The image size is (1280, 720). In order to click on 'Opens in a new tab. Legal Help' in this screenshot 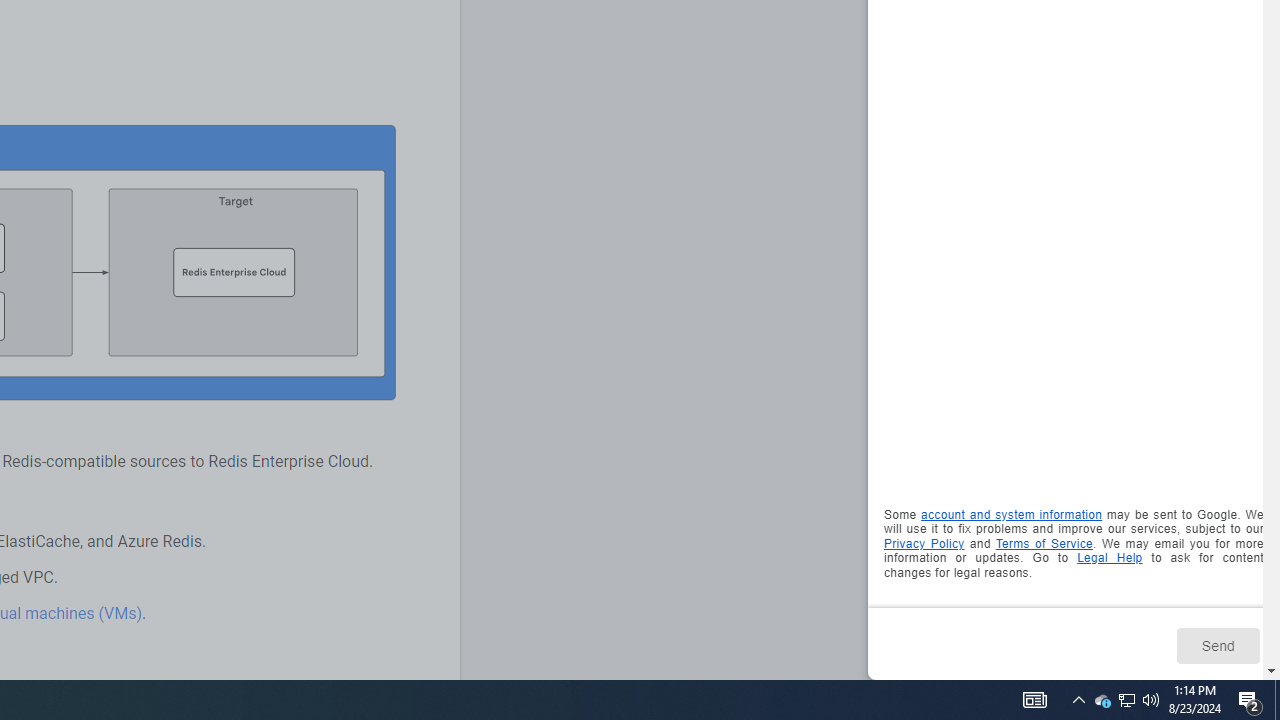, I will do `click(1108, 558)`.